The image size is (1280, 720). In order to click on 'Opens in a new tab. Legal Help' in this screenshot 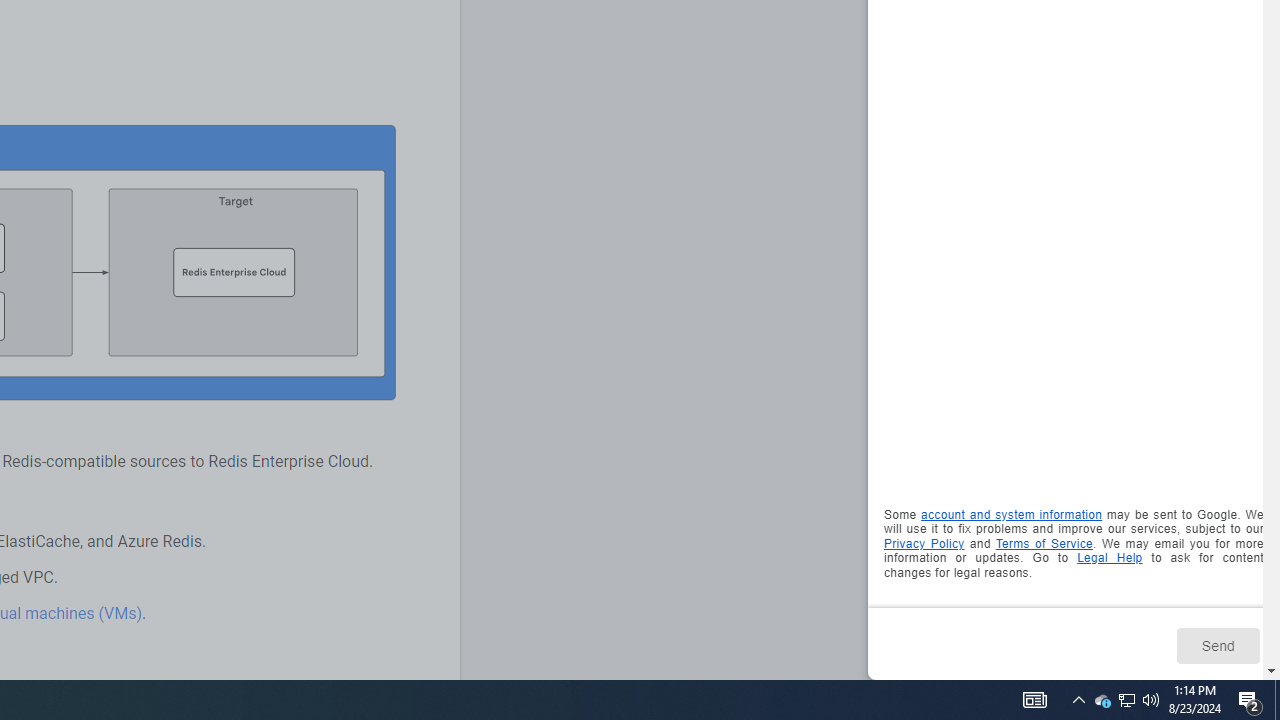, I will do `click(1108, 558)`.